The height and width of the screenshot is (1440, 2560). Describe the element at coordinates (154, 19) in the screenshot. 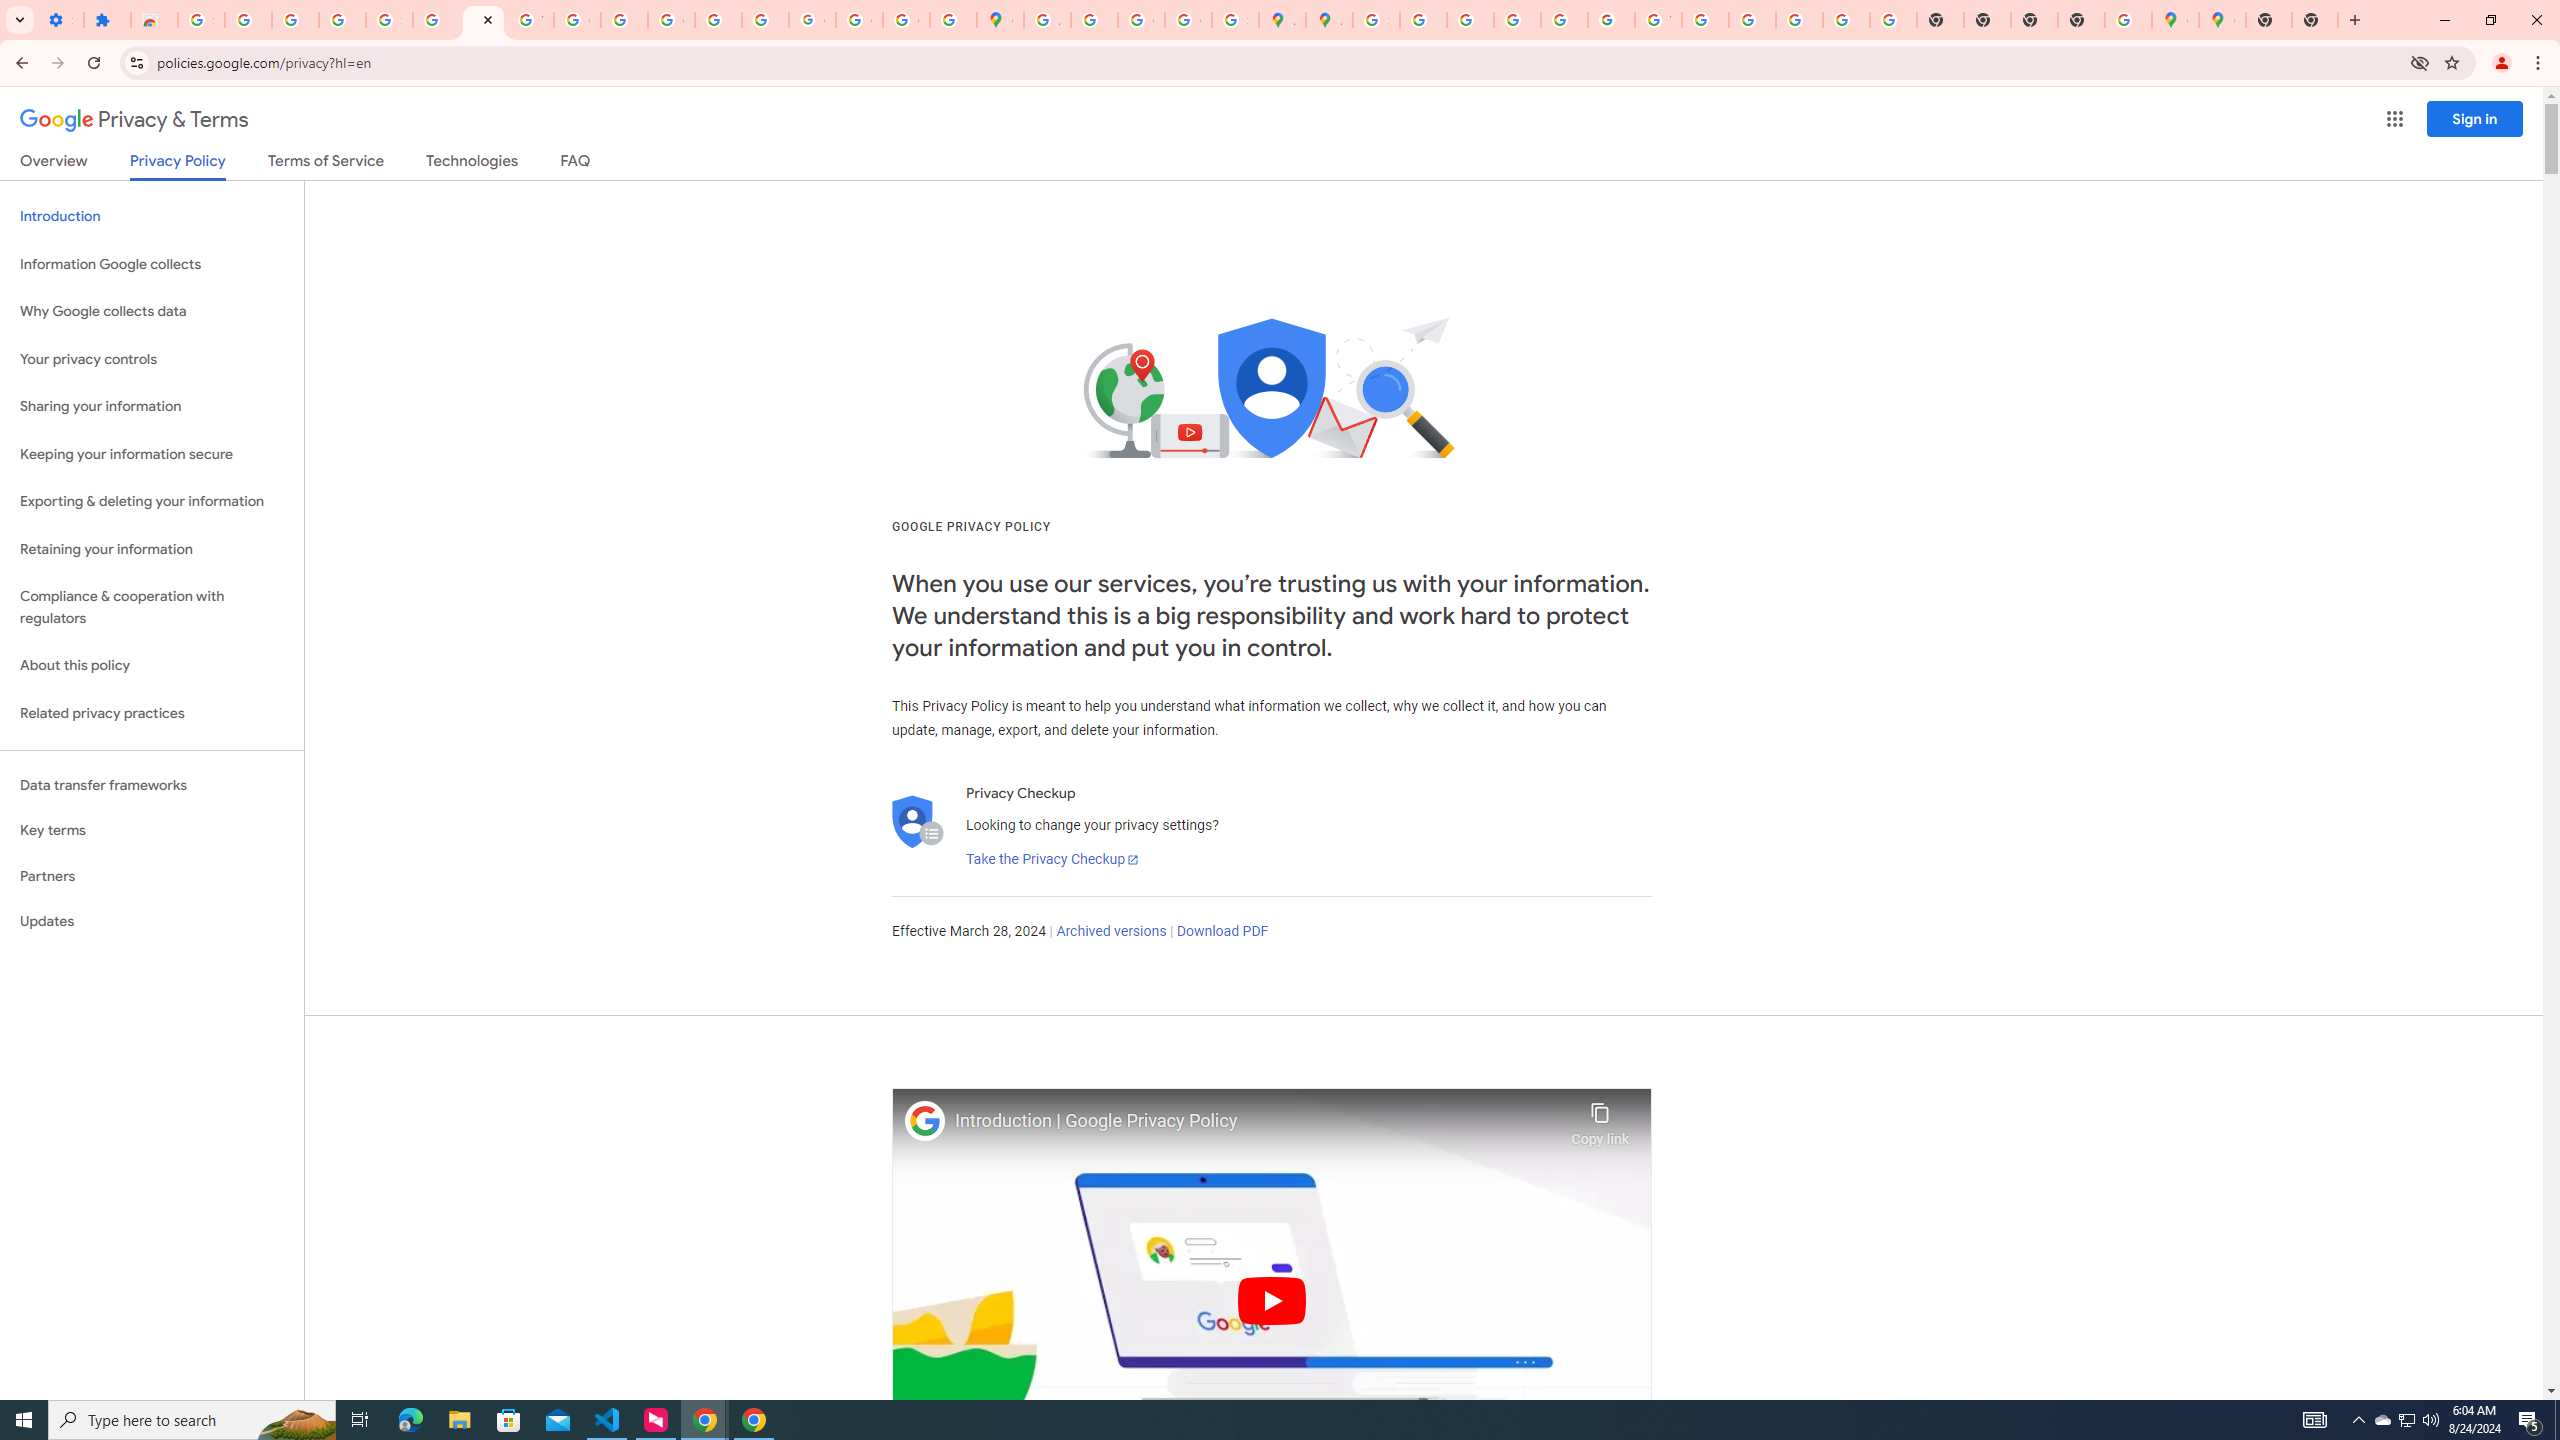

I see `'Reviews: Helix Fruit Jump Arcade Game'` at that location.